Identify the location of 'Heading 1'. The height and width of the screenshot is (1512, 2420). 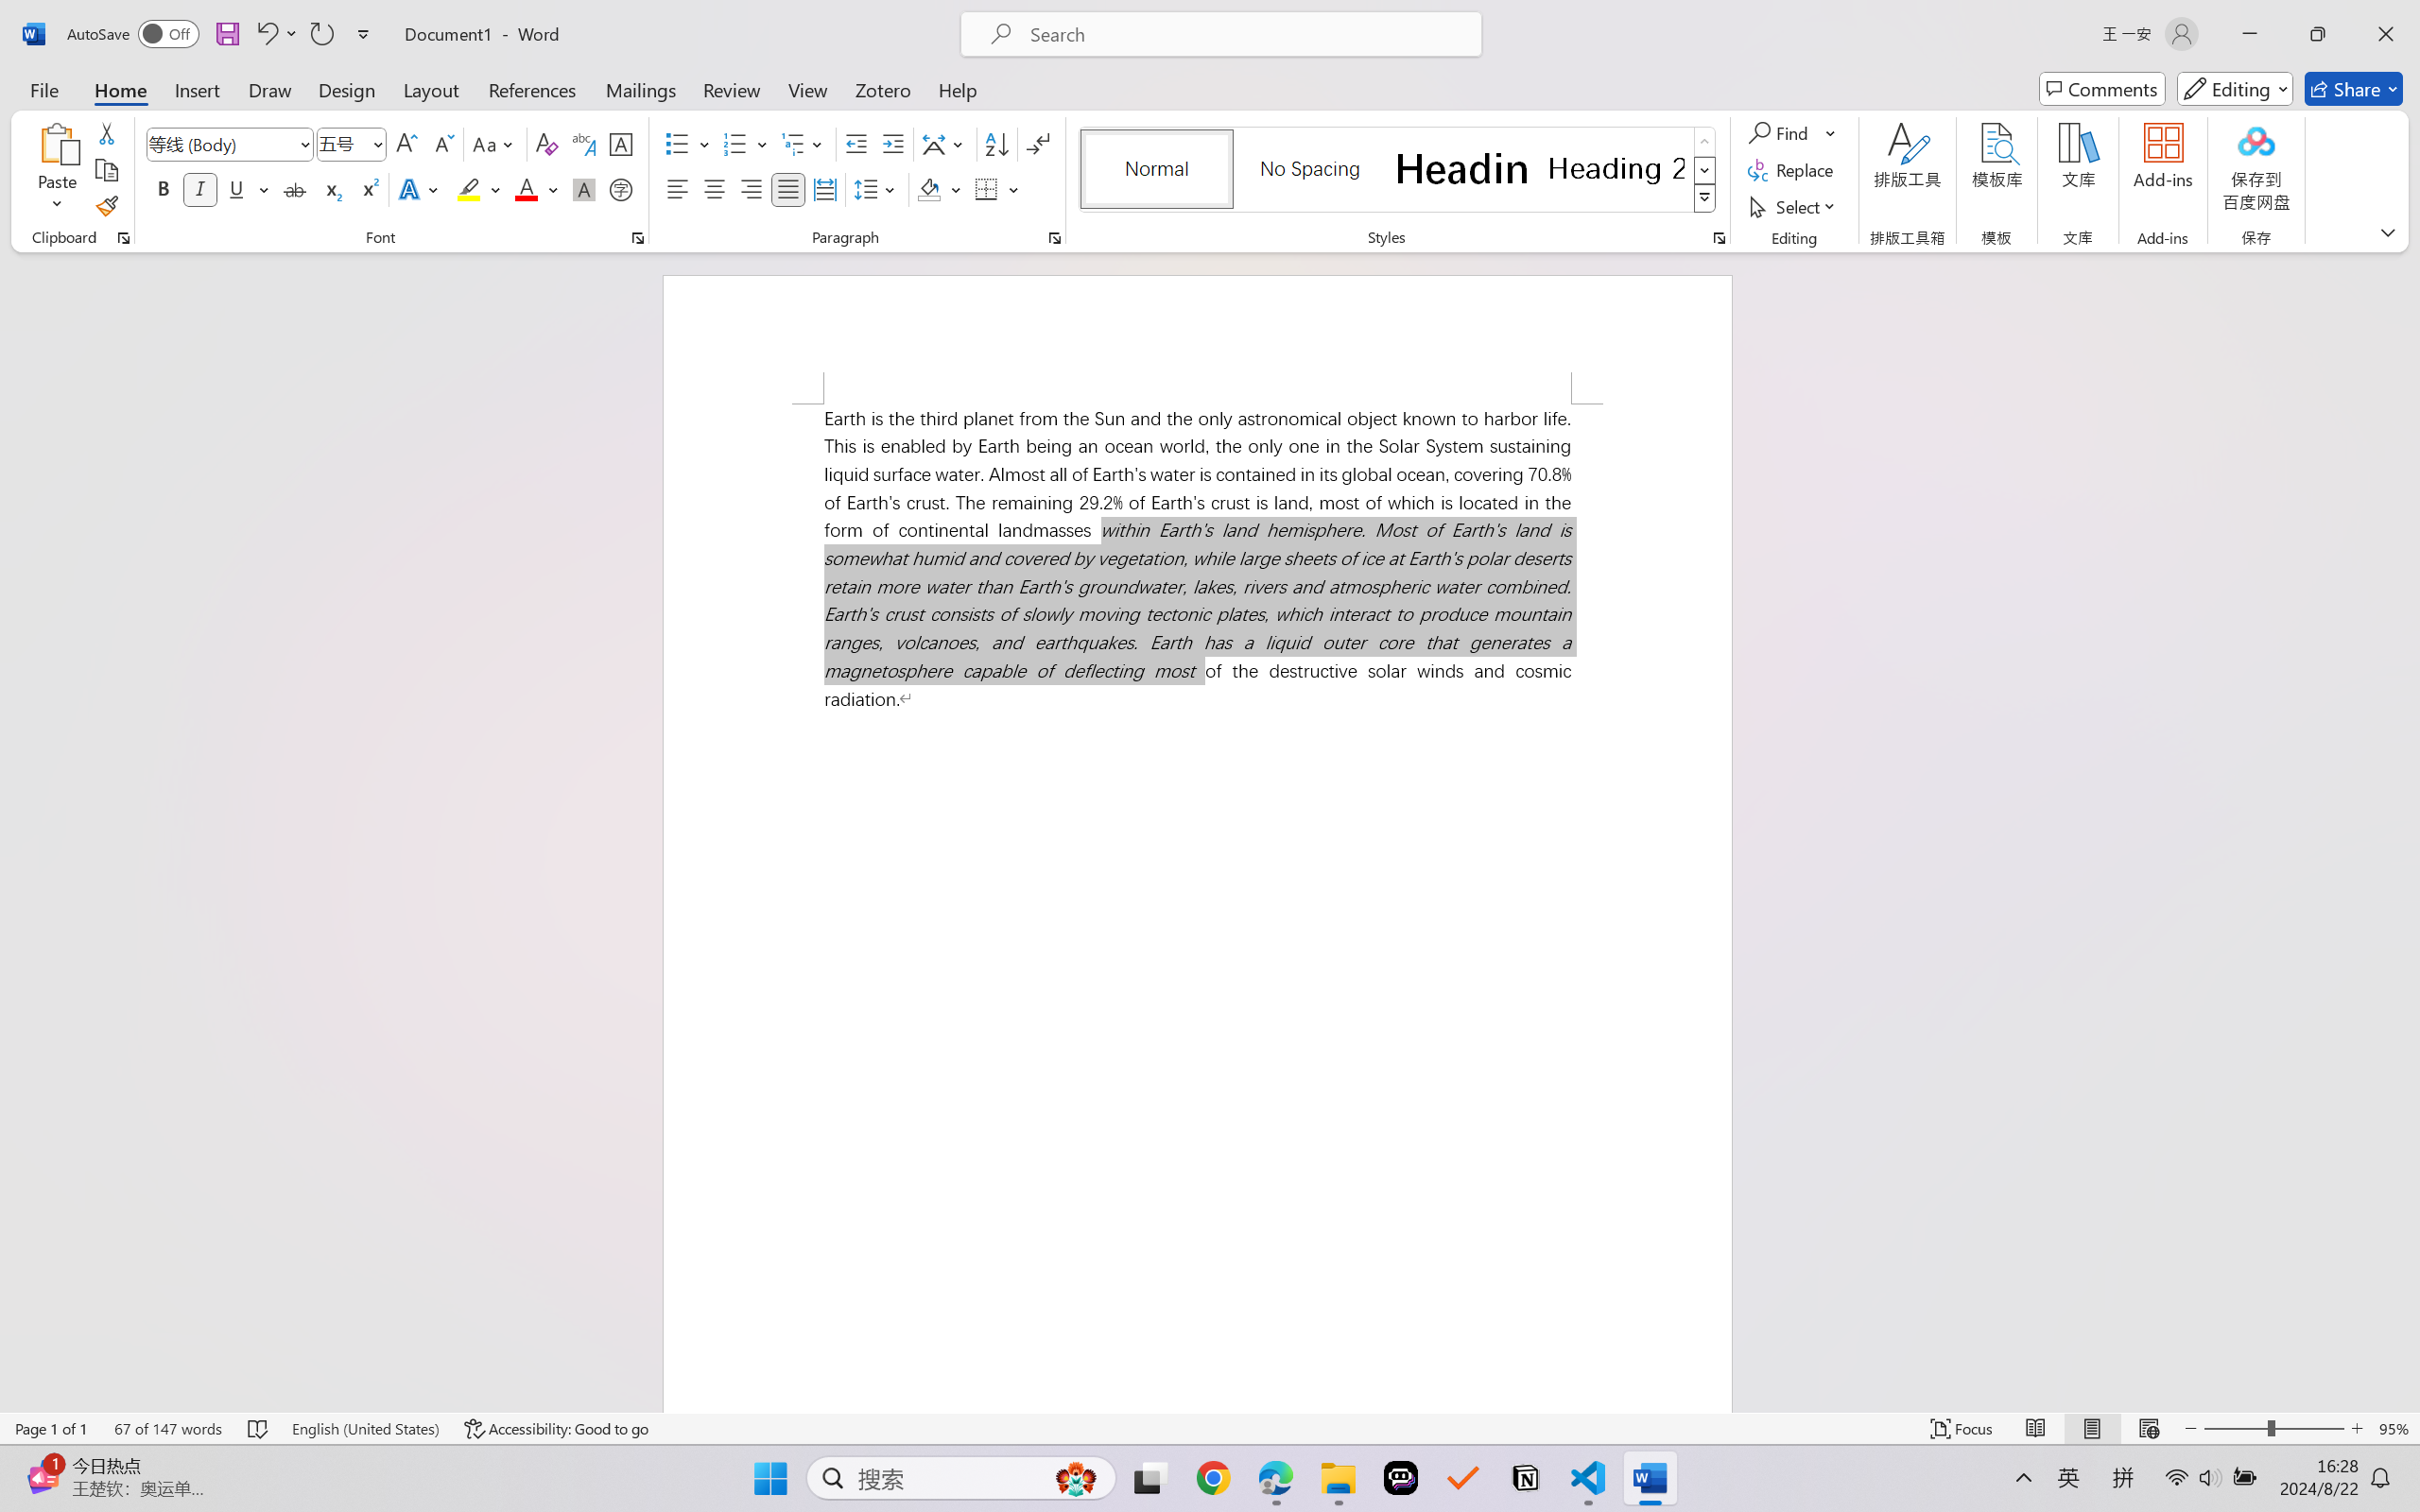
(1461, 168).